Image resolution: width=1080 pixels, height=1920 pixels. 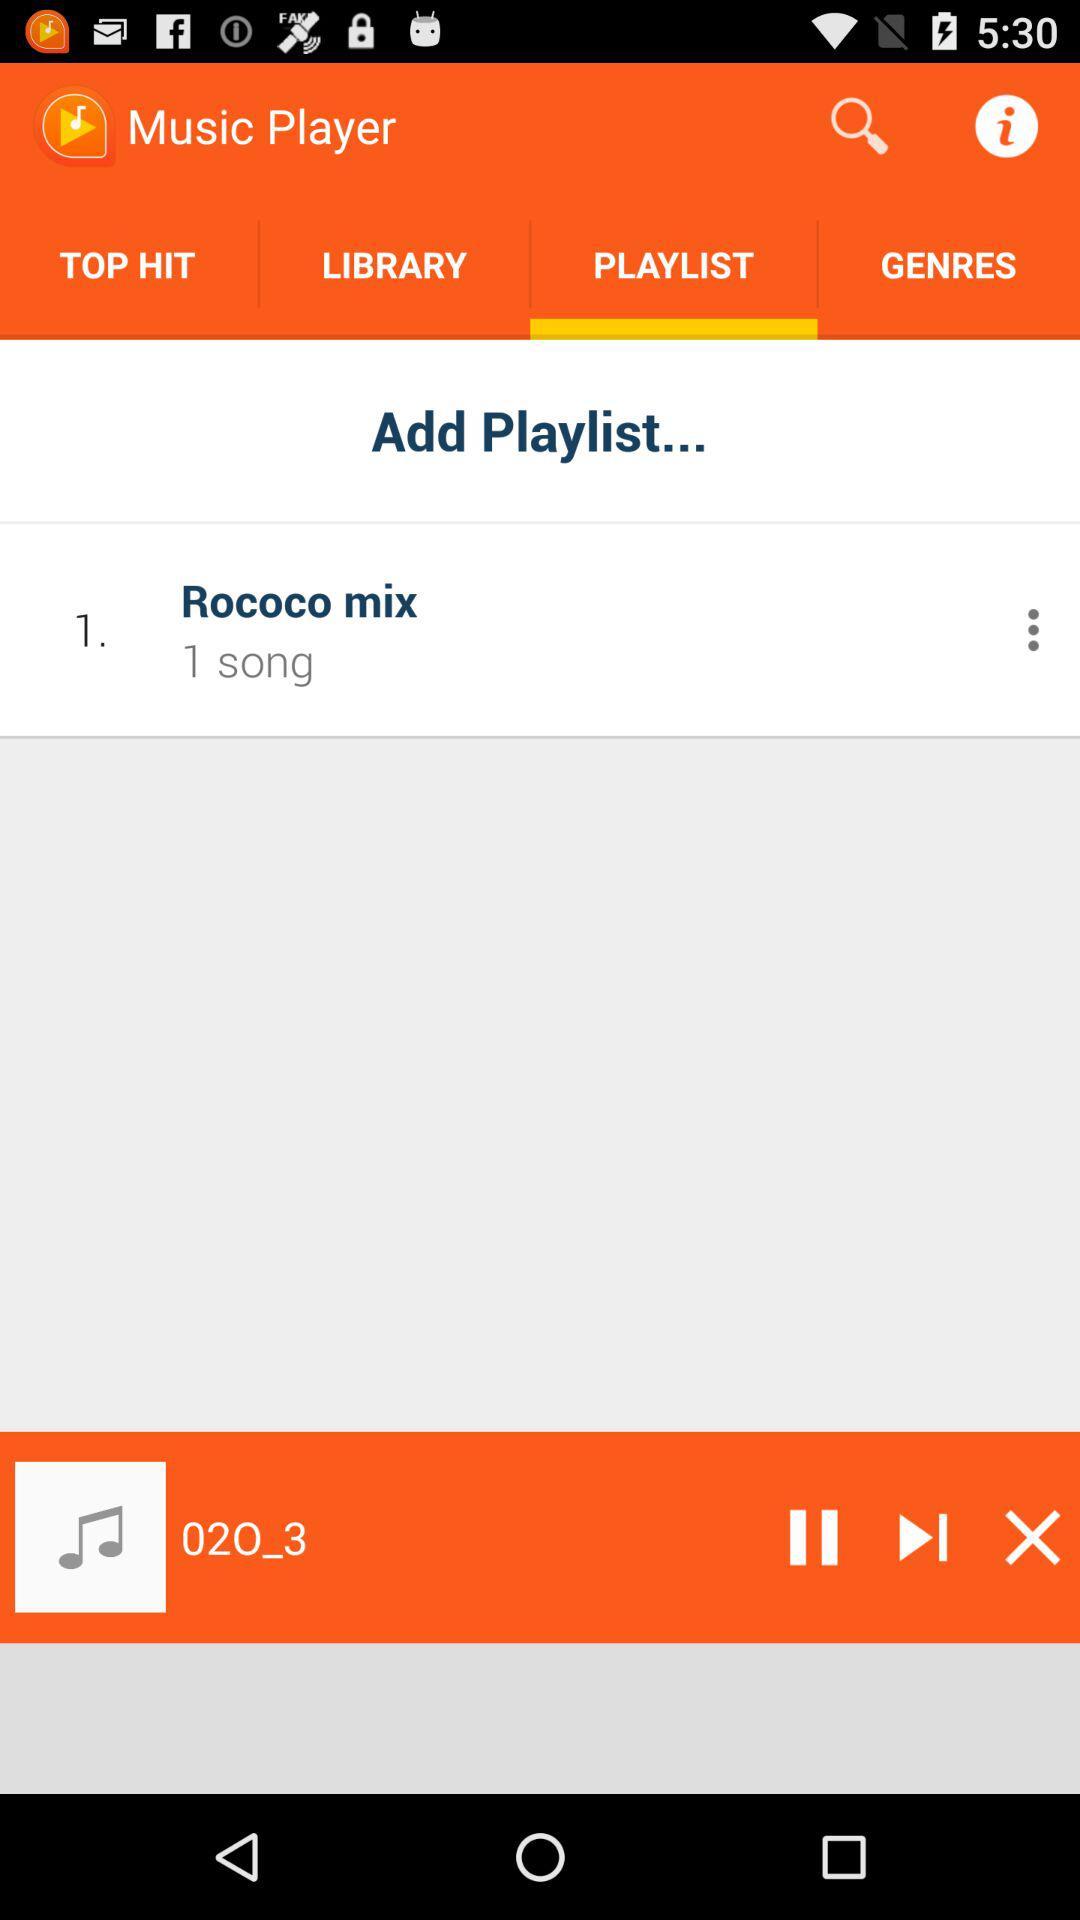 I want to click on additional options, so click(x=1033, y=628).